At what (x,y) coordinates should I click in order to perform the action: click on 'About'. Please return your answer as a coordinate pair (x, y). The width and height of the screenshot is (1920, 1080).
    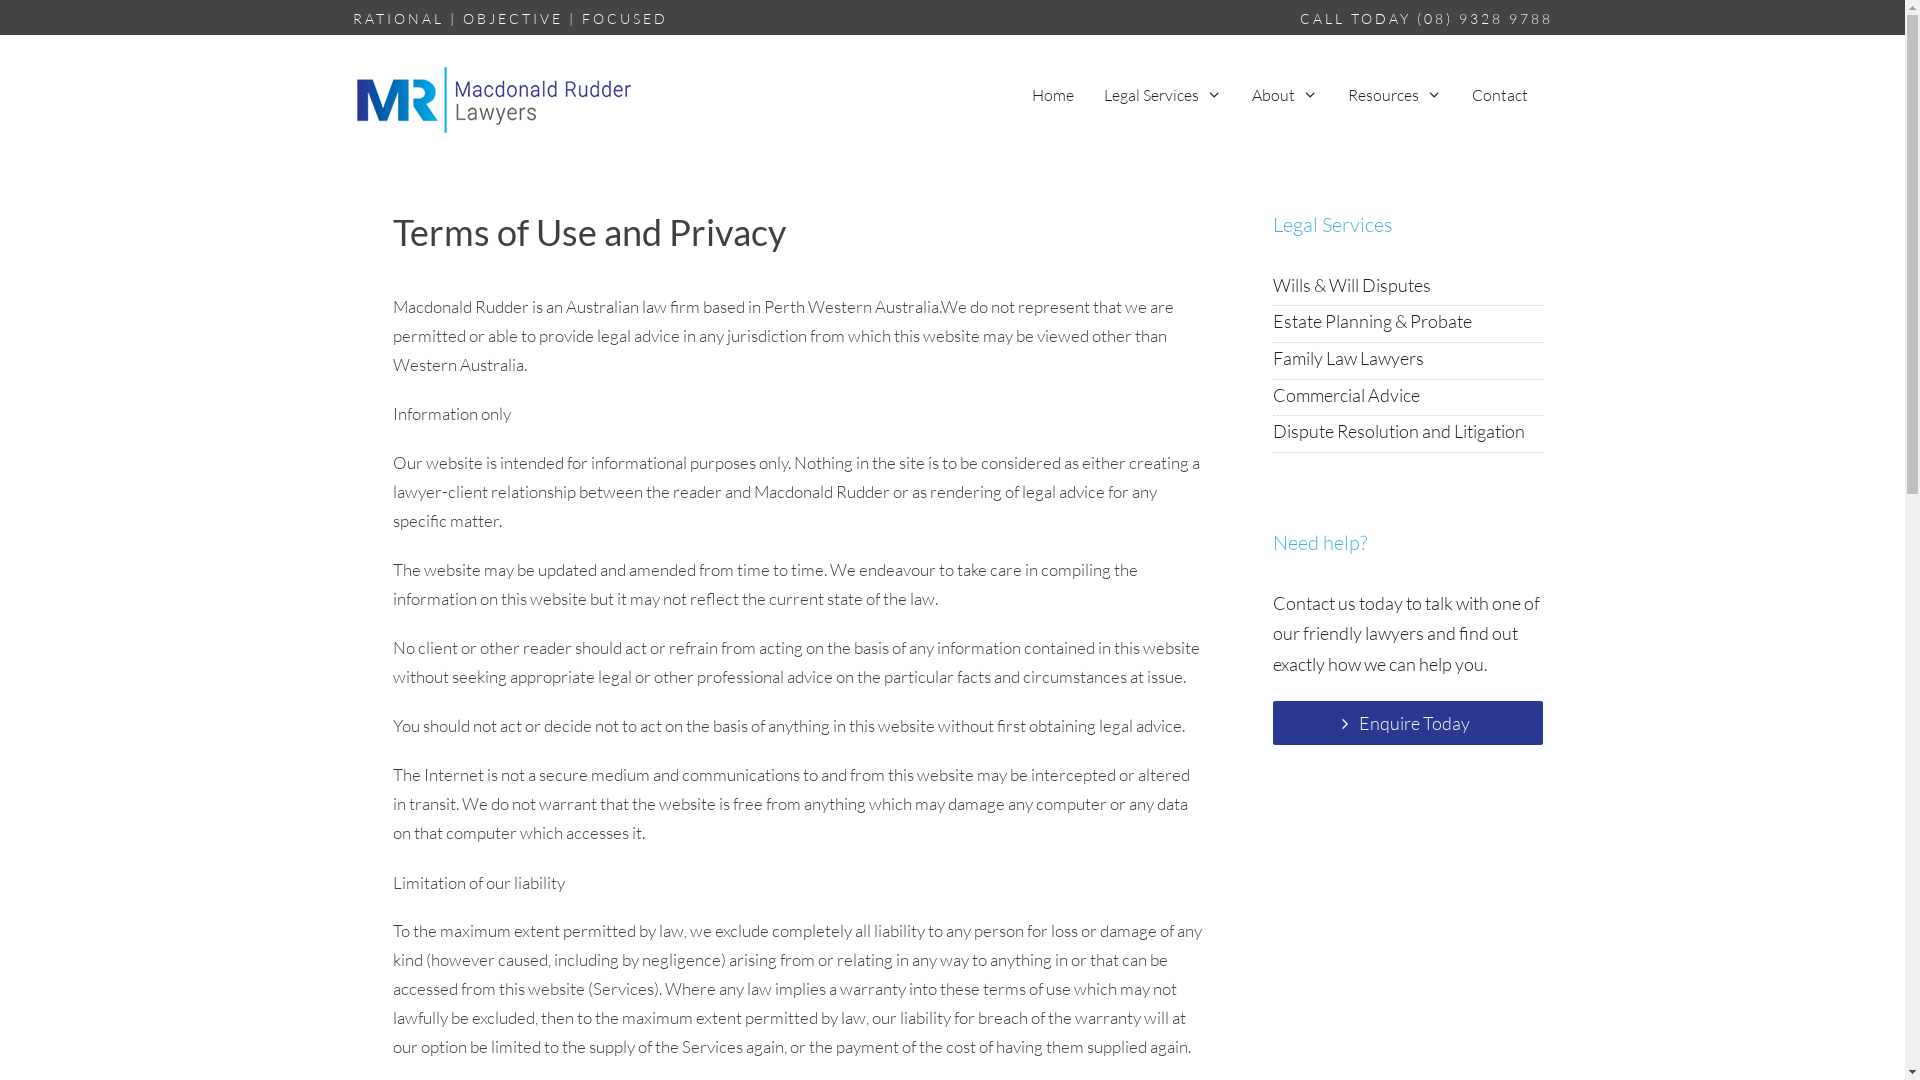
    Looking at the image, I should click on (1285, 95).